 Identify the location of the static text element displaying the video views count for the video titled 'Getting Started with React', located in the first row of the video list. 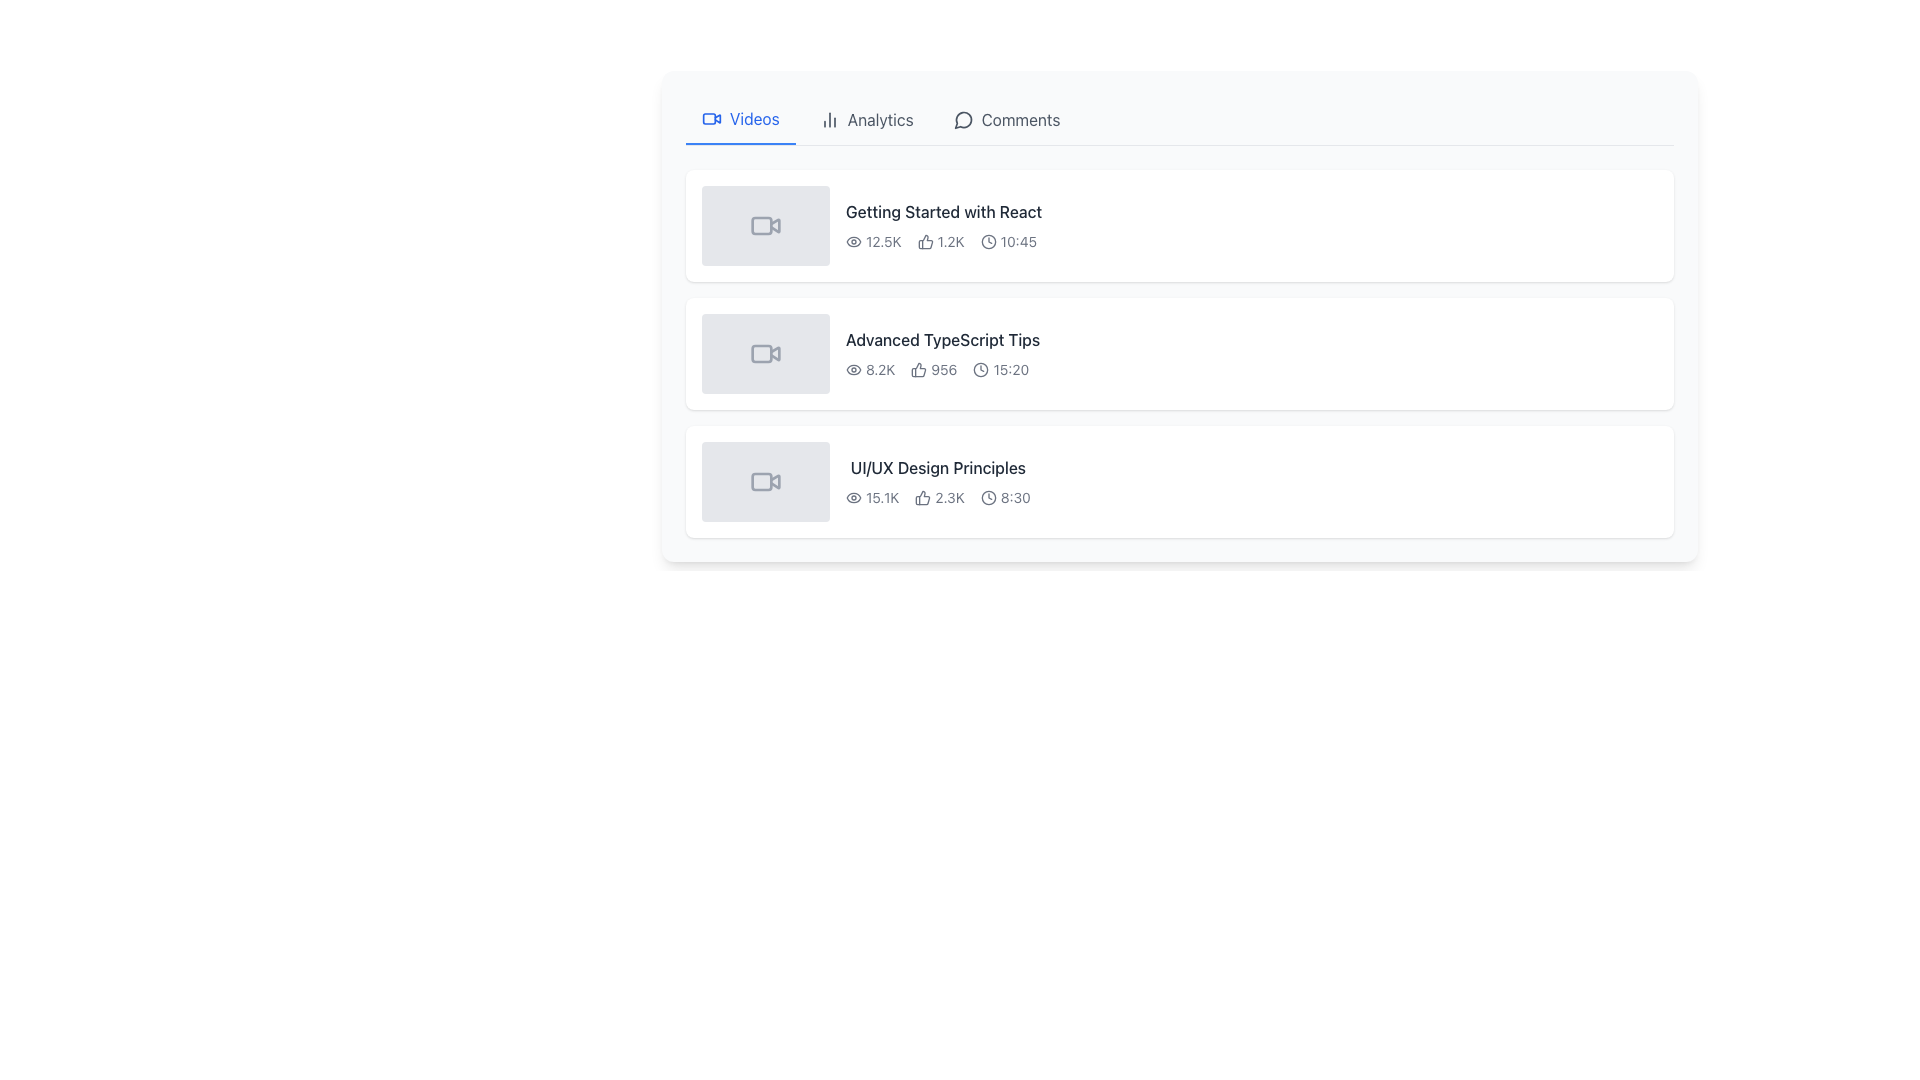
(873, 241).